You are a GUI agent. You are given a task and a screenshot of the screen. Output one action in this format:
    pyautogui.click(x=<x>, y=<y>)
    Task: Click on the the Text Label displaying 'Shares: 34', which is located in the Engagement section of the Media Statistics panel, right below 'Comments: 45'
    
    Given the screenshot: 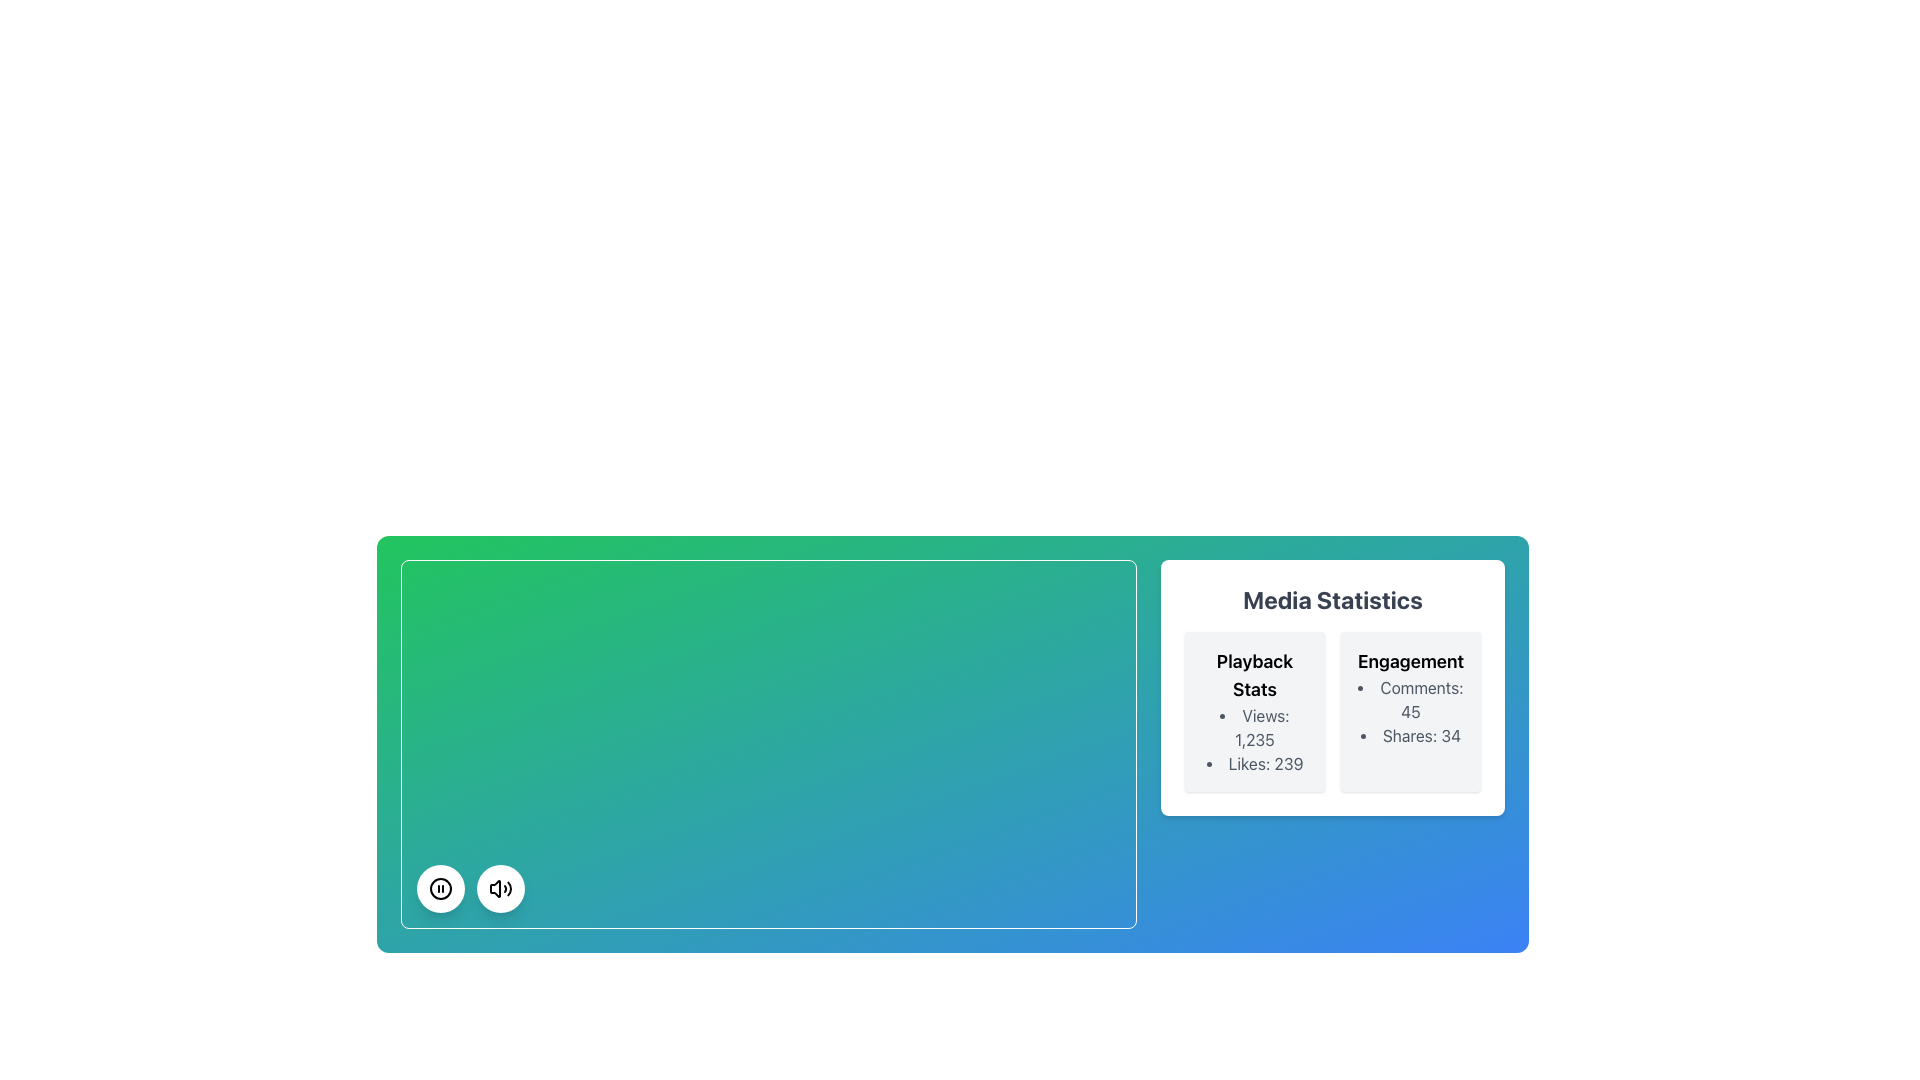 What is the action you would take?
    pyautogui.click(x=1410, y=736)
    